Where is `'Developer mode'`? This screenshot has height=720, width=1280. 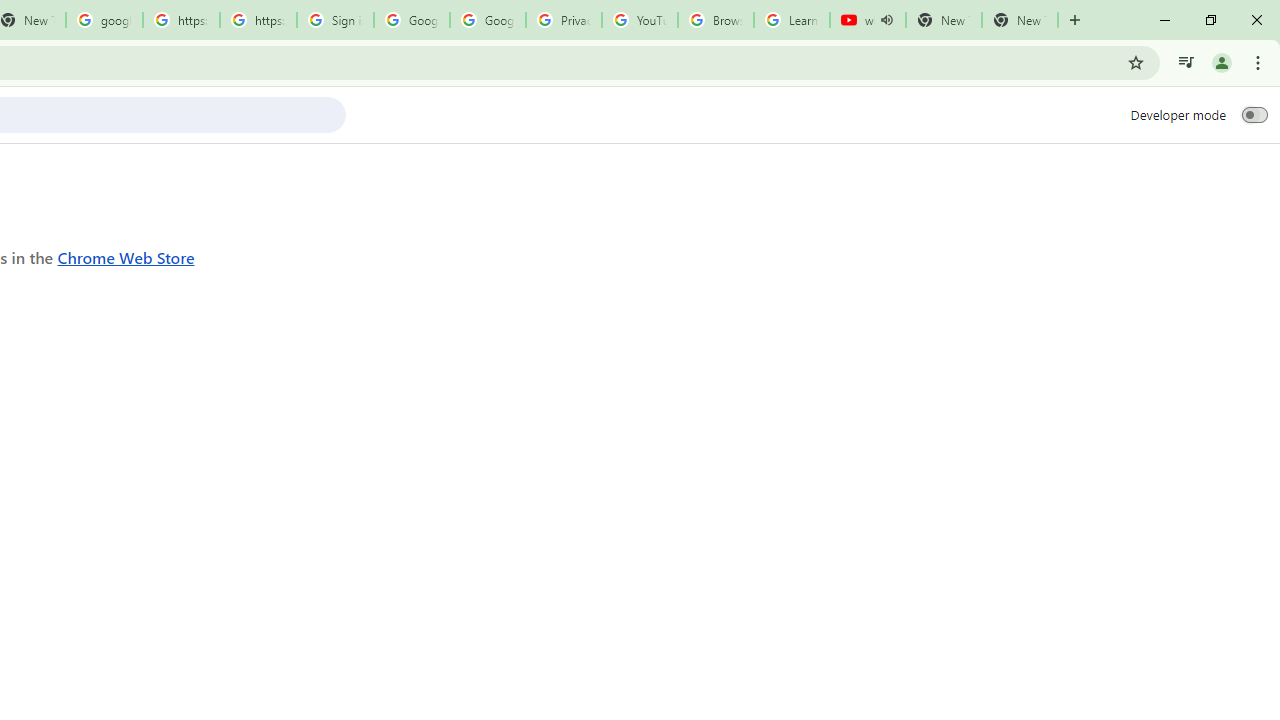 'Developer mode' is located at coordinates (1254, 114).